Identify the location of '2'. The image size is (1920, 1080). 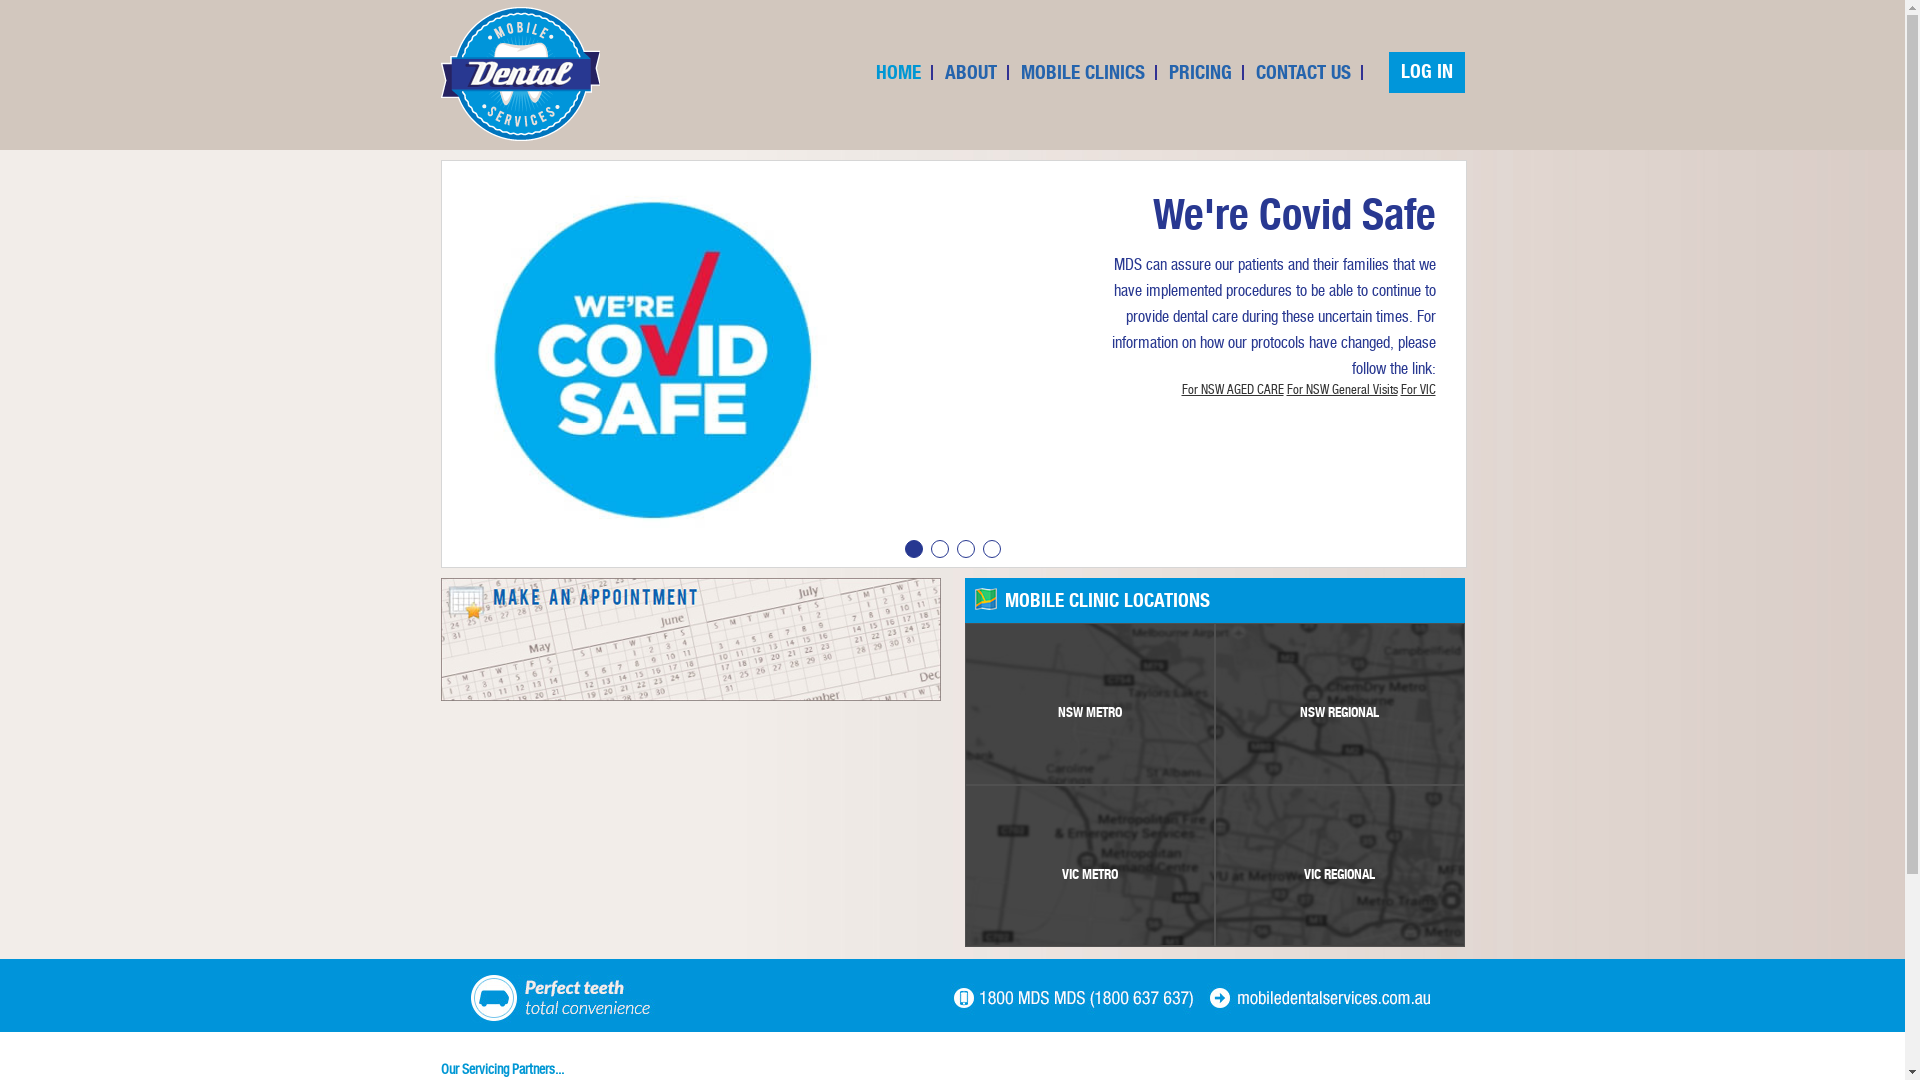
(938, 548).